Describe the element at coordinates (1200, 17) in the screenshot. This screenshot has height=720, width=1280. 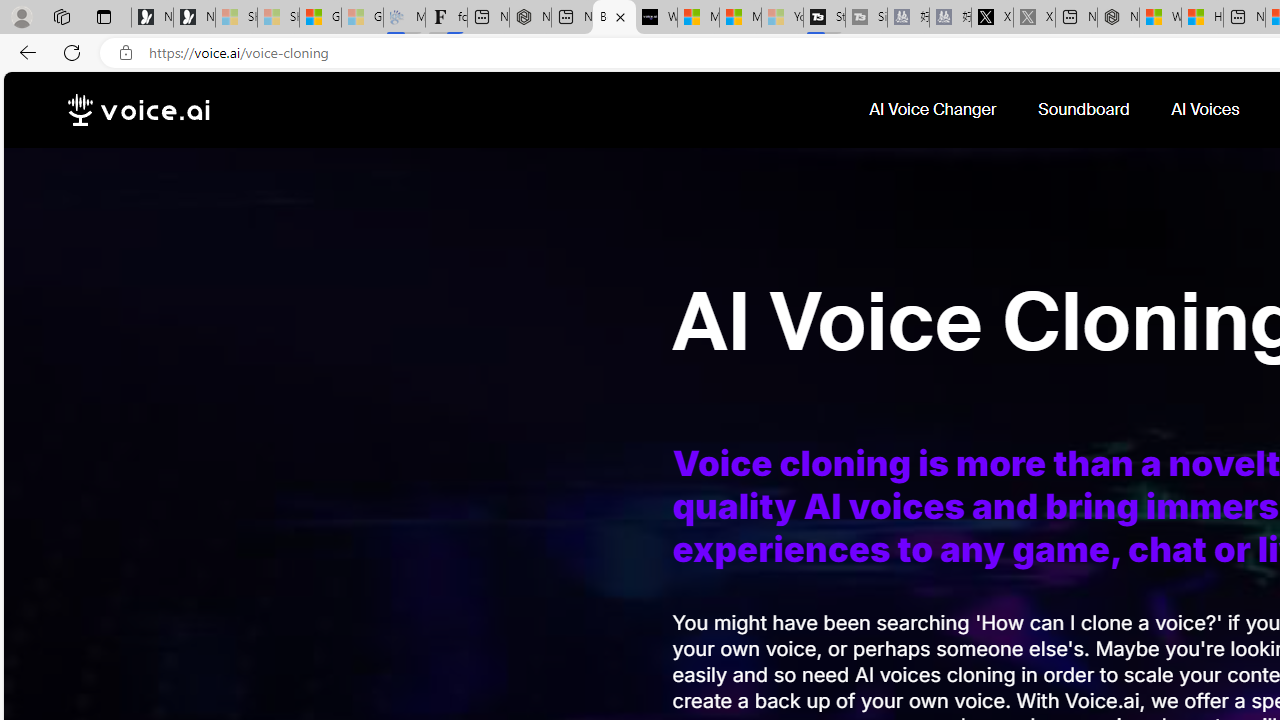
I see `'Huge shark washes ashore at New York City beach | Watch'` at that location.